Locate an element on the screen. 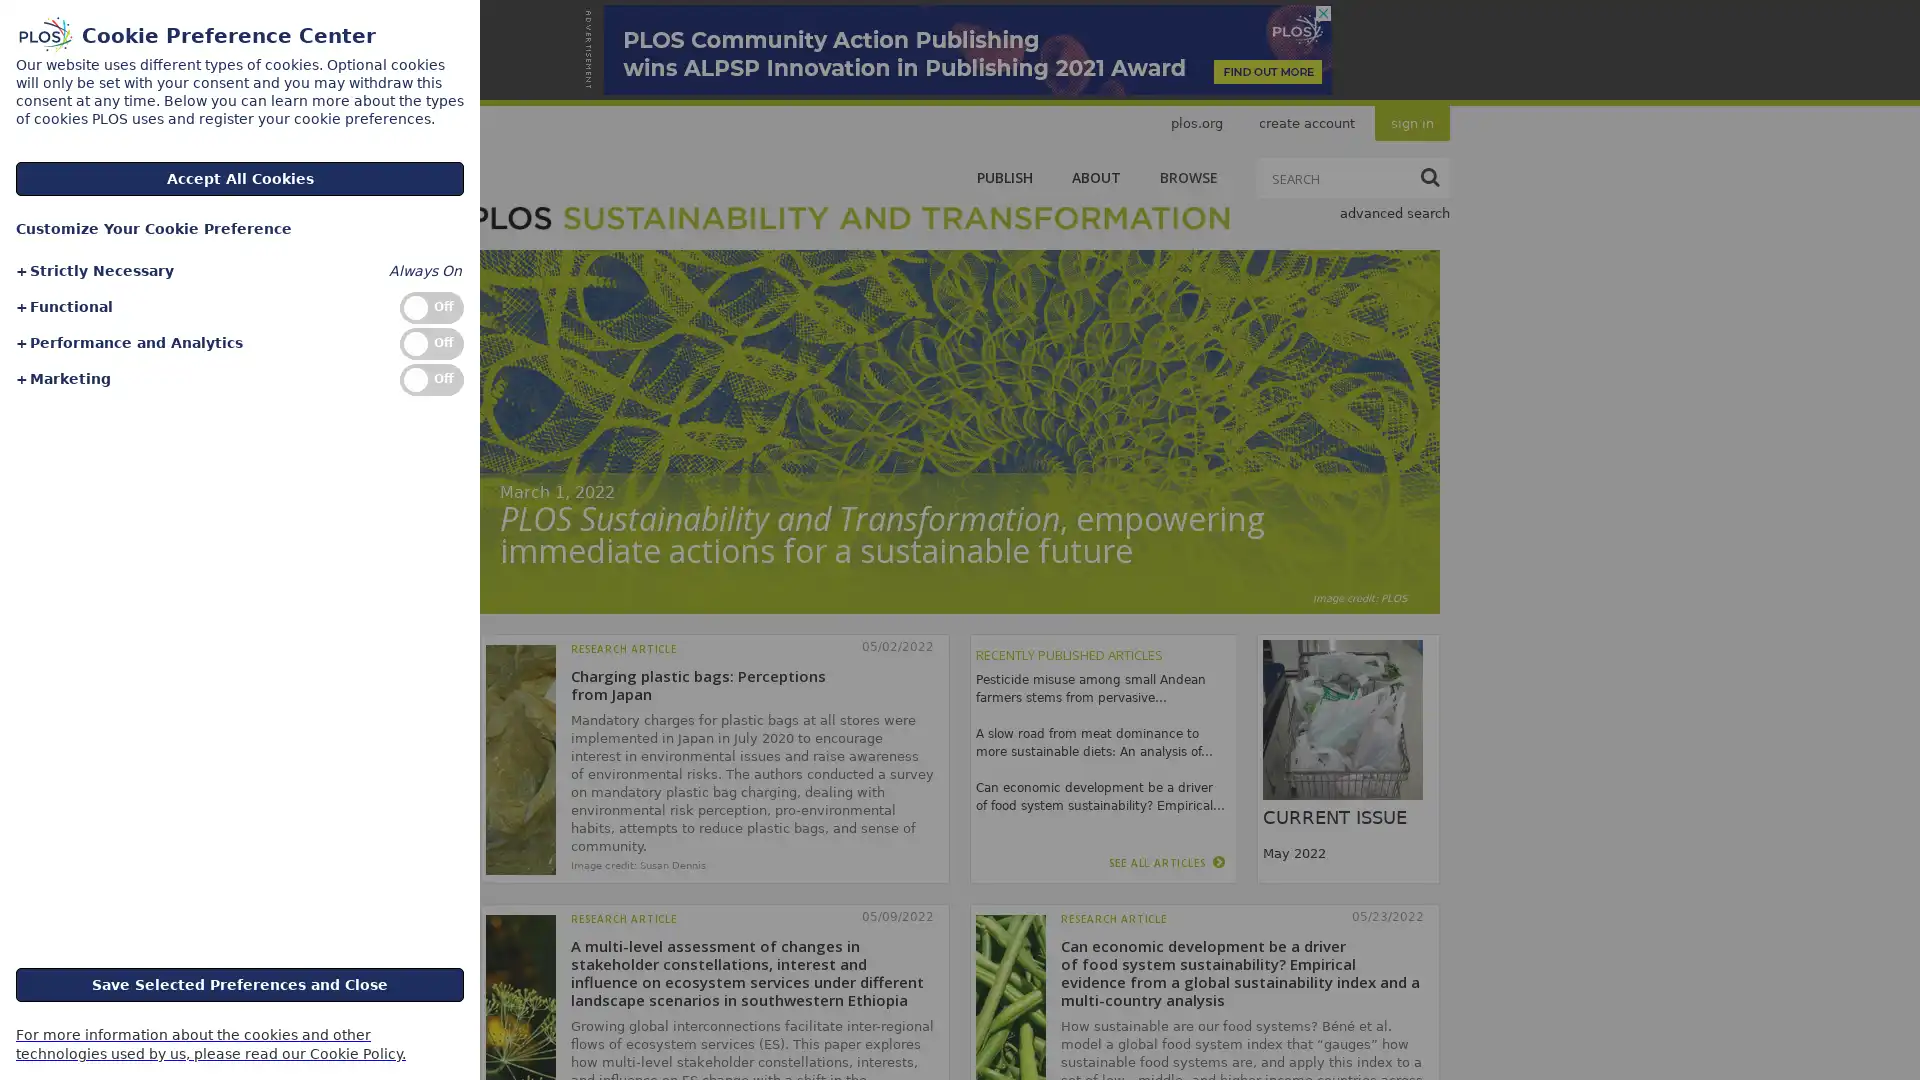 The height and width of the screenshot is (1080, 1920). Accept All Cookies is located at coordinates (240, 177).